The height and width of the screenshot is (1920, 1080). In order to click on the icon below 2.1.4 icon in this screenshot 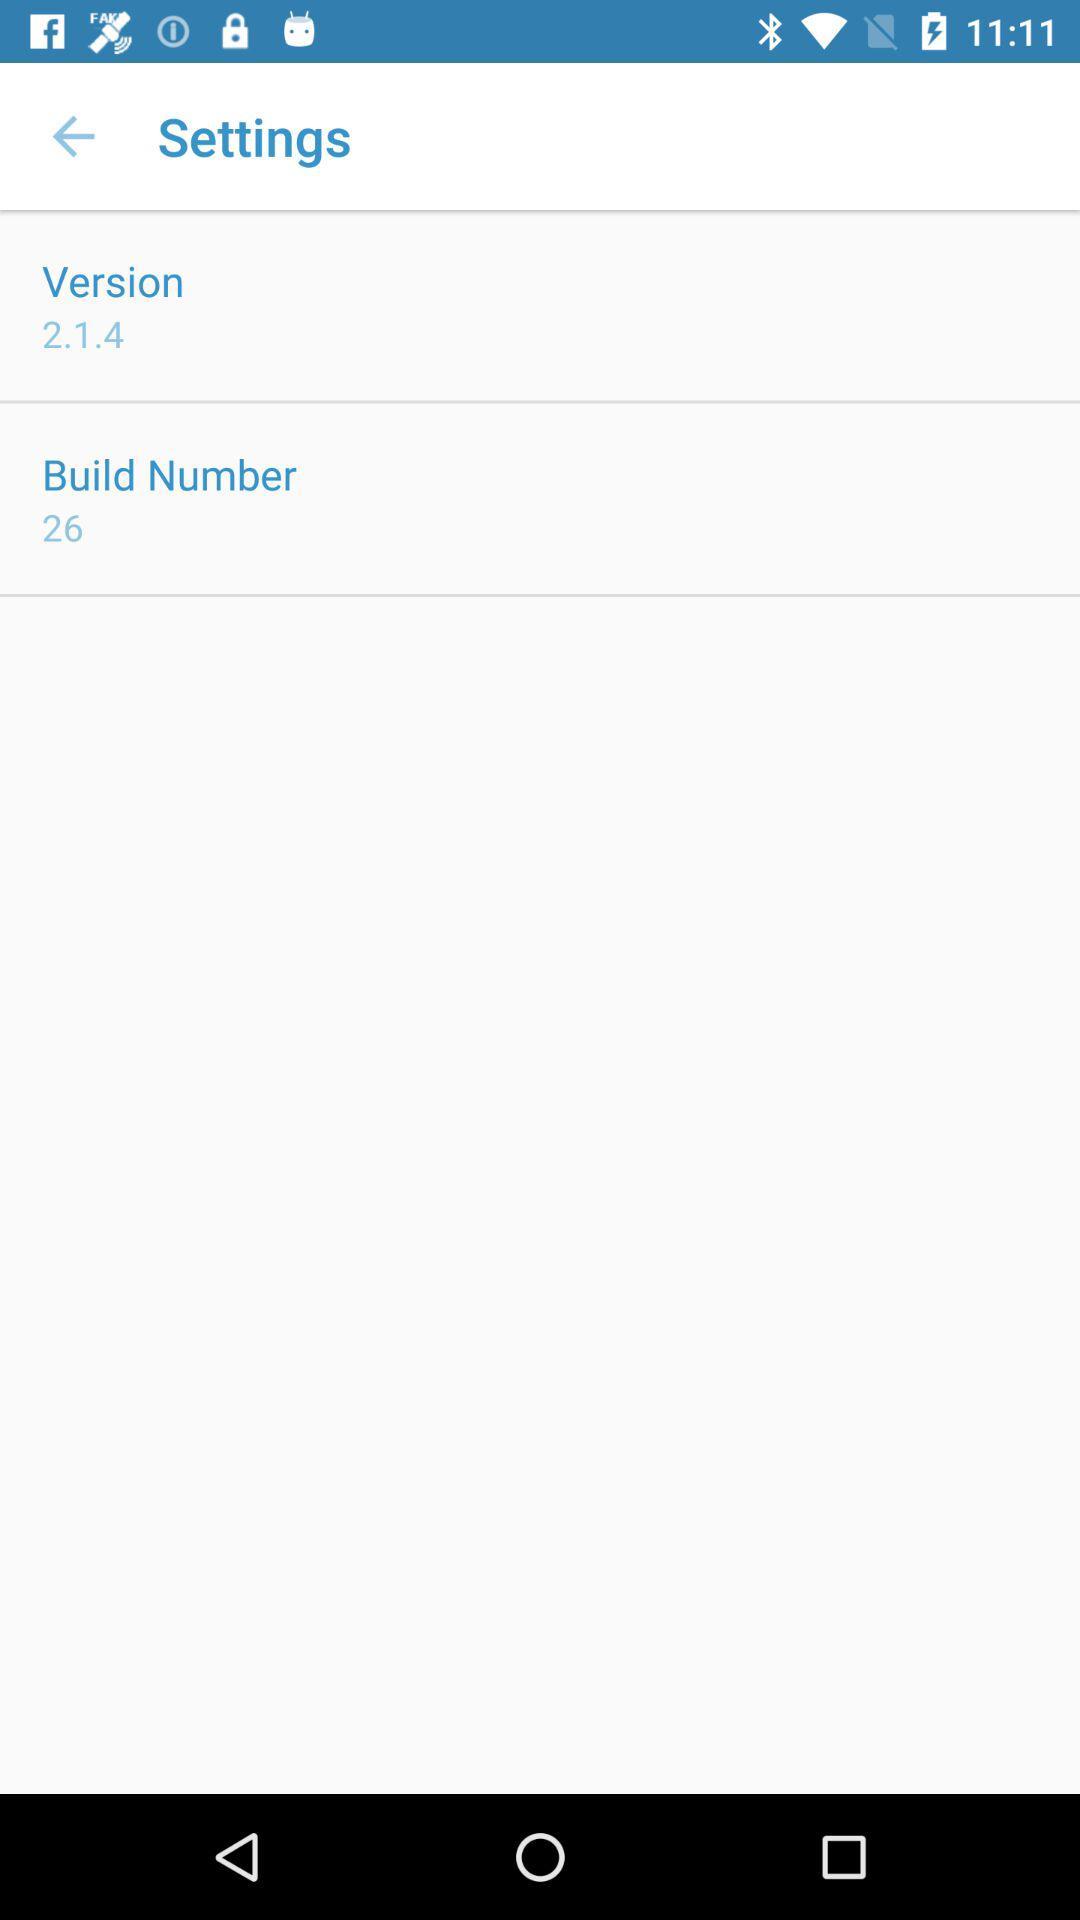, I will do `click(168, 473)`.